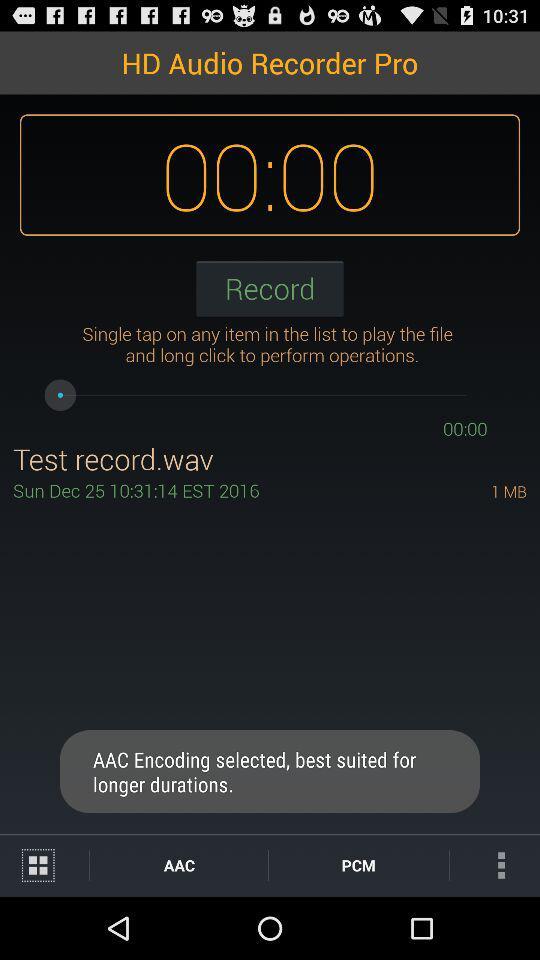  I want to click on open menu tiles, so click(44, 864).